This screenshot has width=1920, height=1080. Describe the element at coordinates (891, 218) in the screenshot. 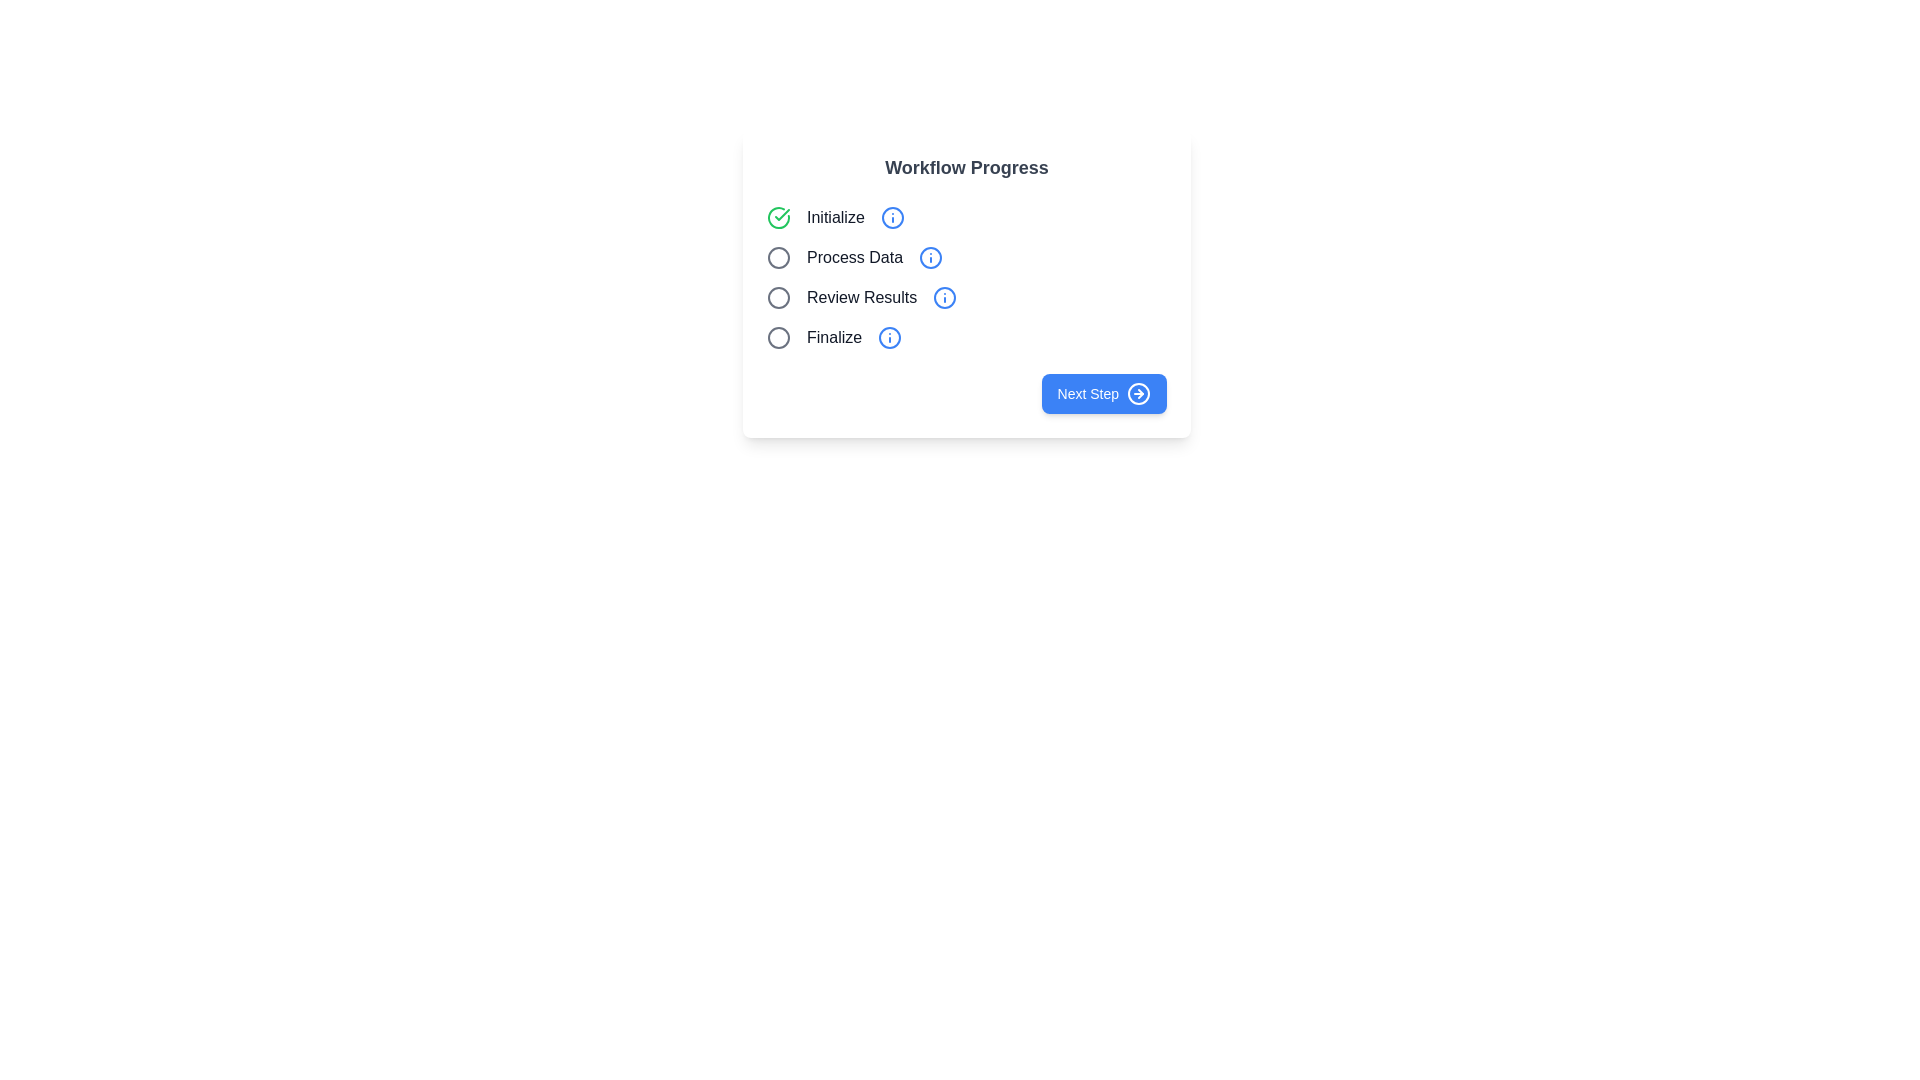

I see `the circular vector graphic element that represents the information symbol for the 'Initialize' workflow step in the icon adjacent to the 'Initialize' label` at that location.